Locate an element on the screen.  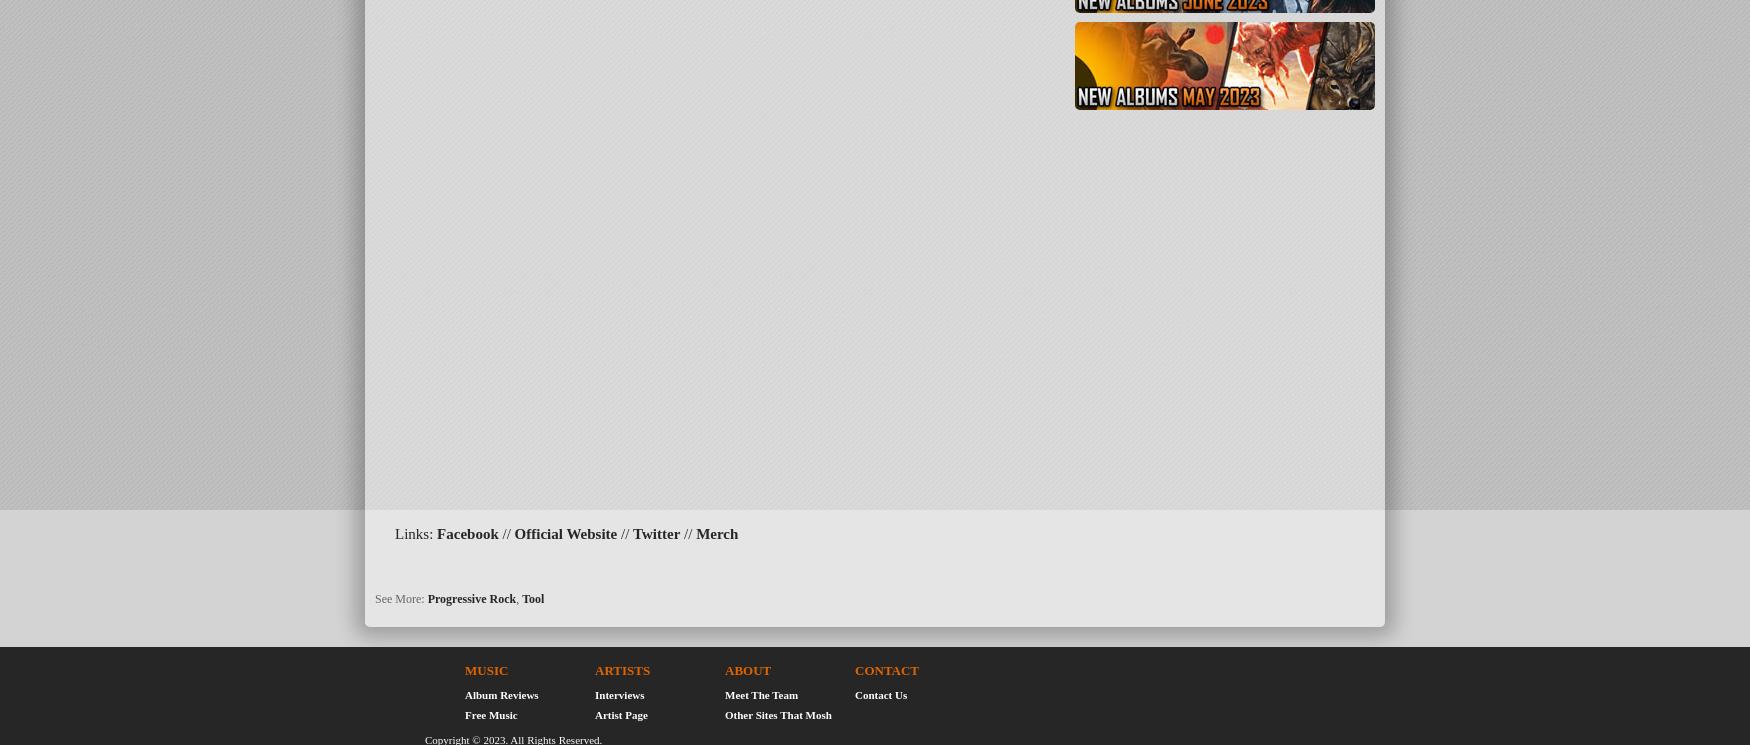
'Tool' is located at coordinates (532, 597).